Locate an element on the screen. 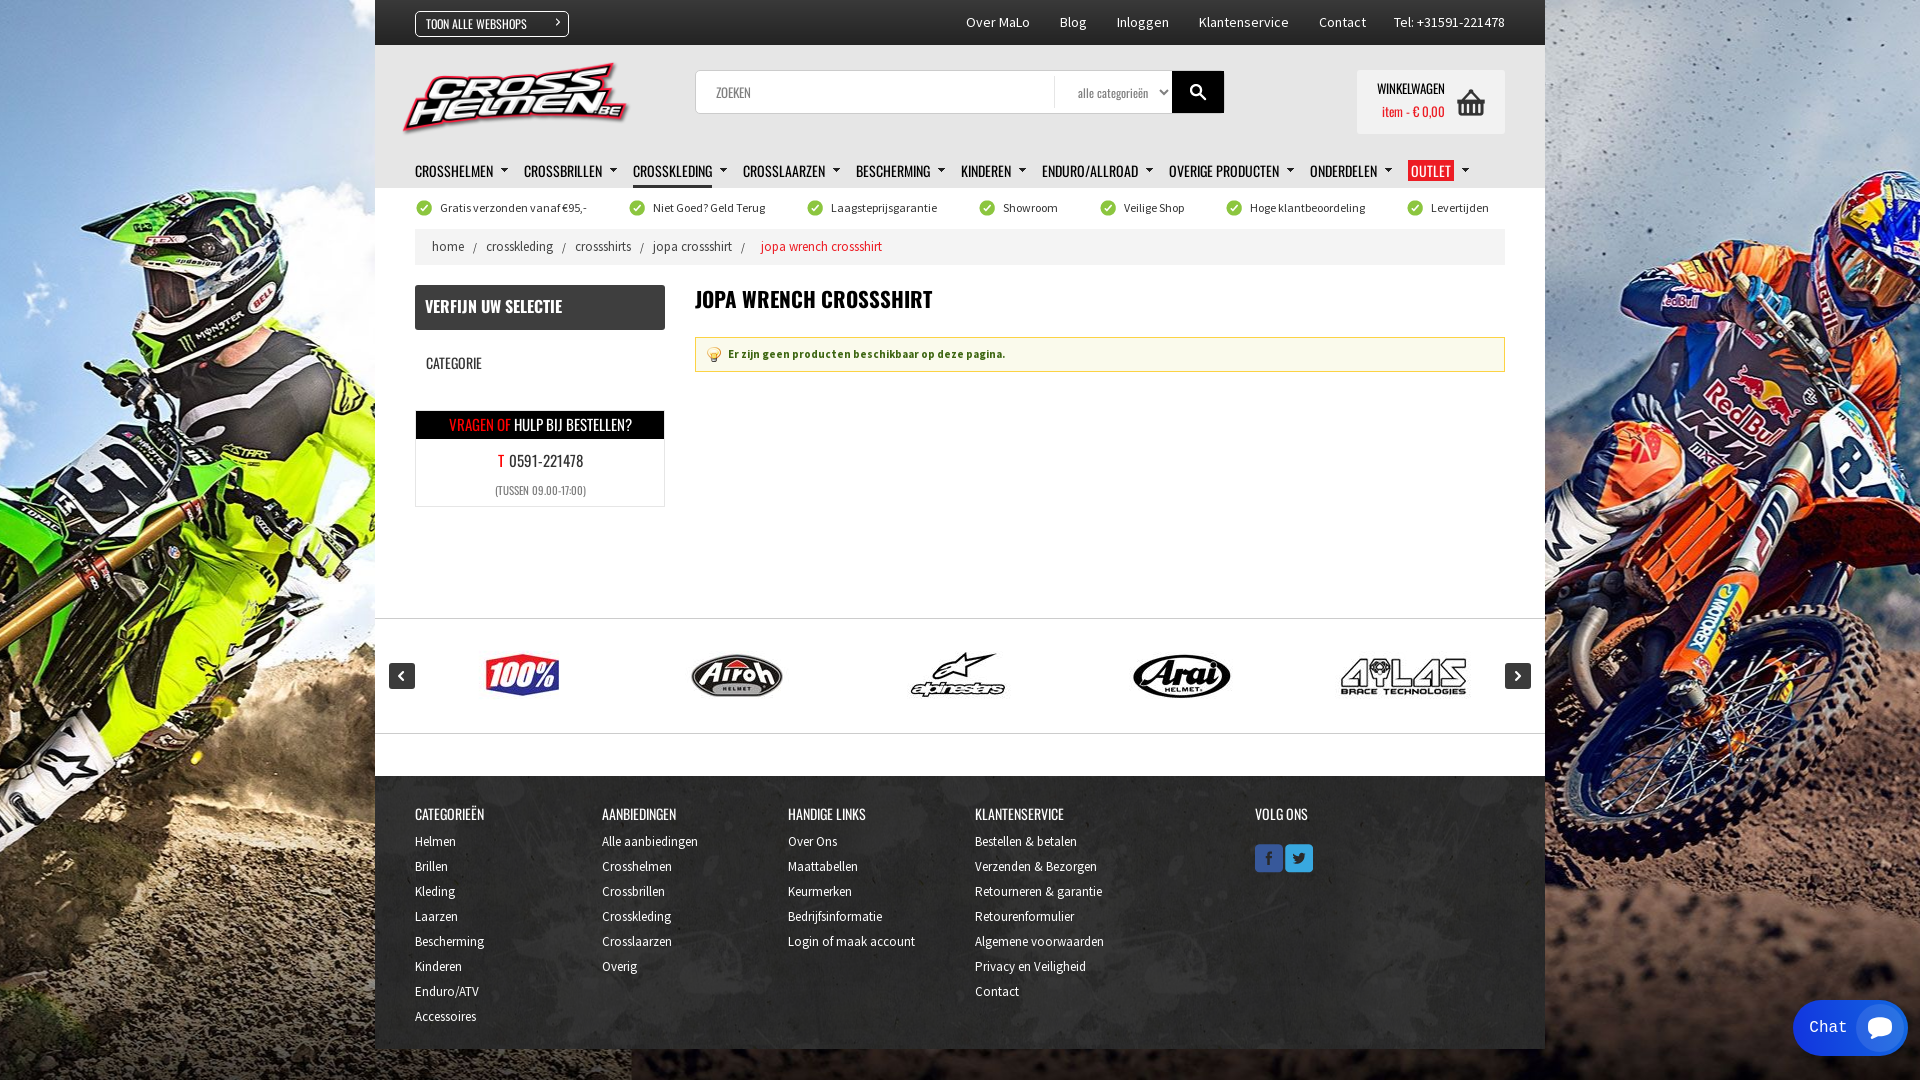  'KINDEREN' is located at coordinates (993, 169).